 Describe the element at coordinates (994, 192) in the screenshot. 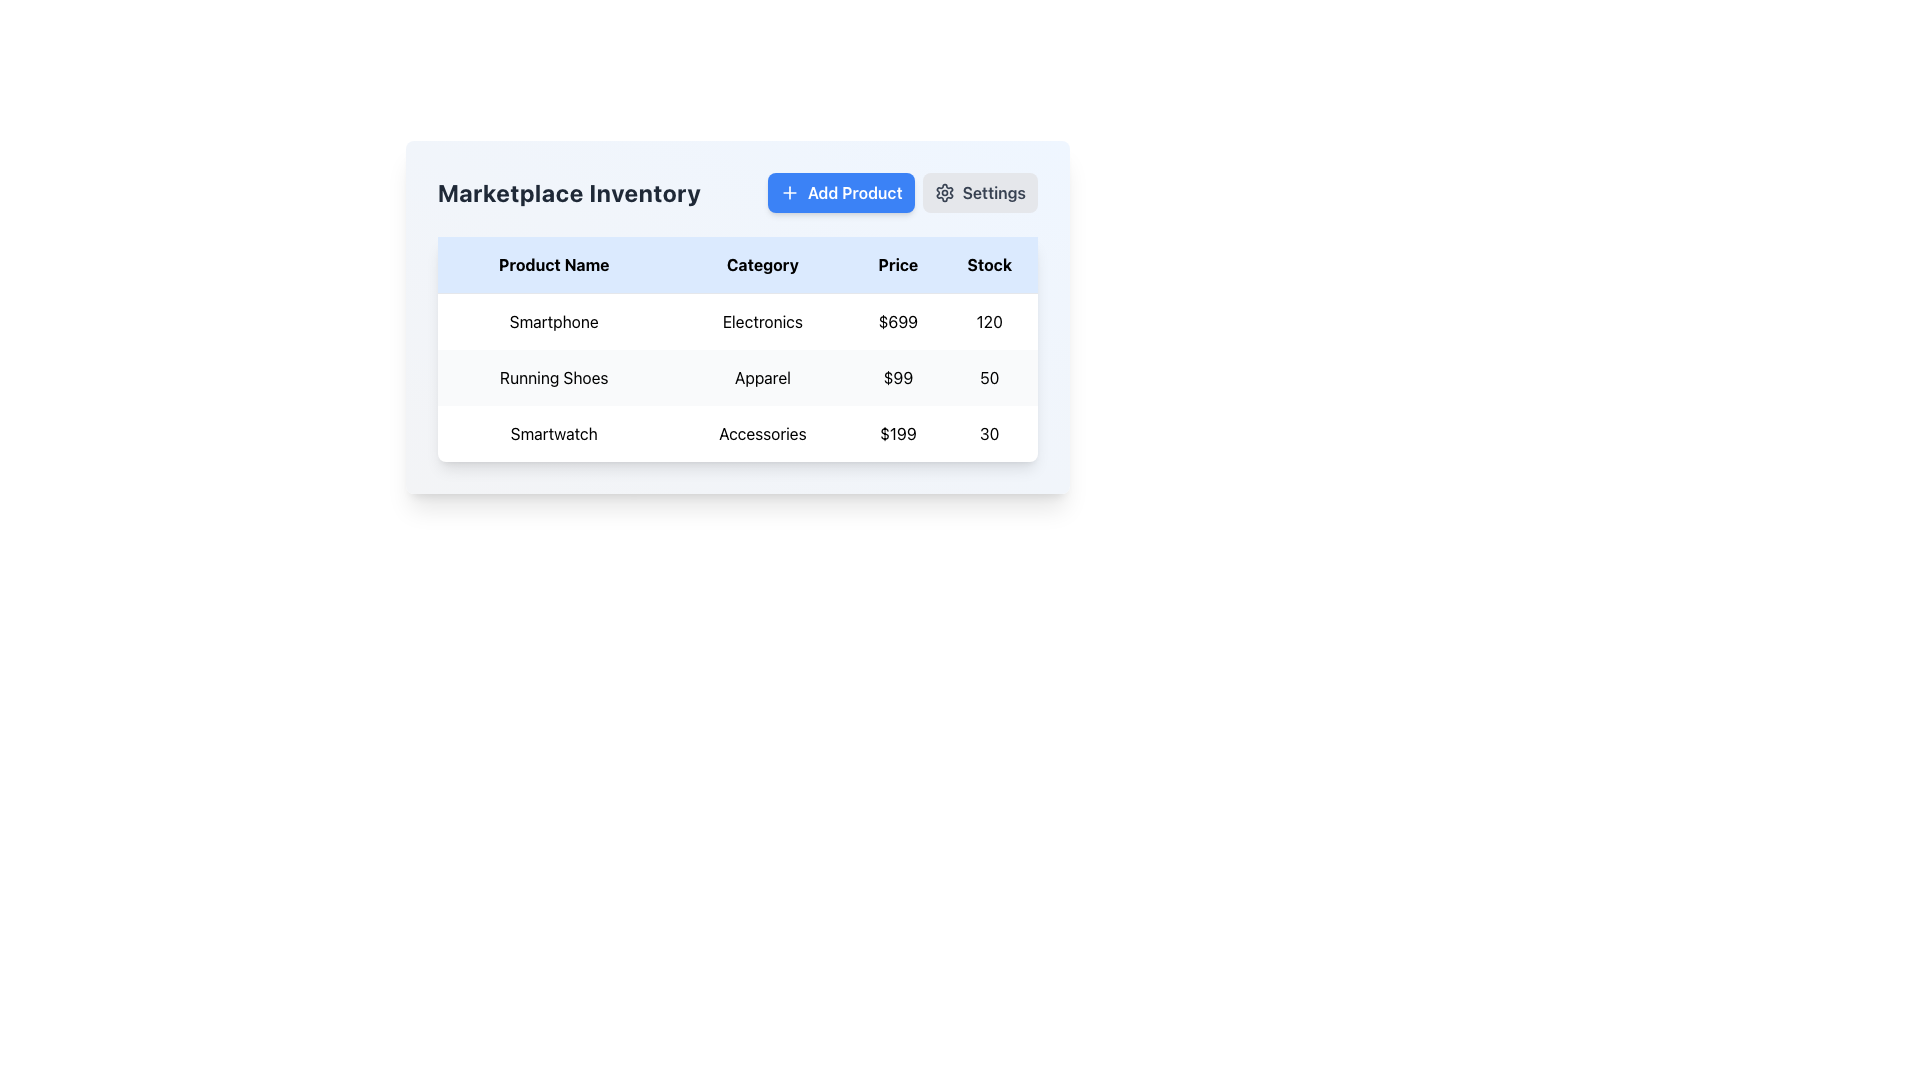

I see `the 'Settings' text label, which is styled in bold and dark color, located in the top-right corner of the user interface next to the '+ Add Product' button` at that location.